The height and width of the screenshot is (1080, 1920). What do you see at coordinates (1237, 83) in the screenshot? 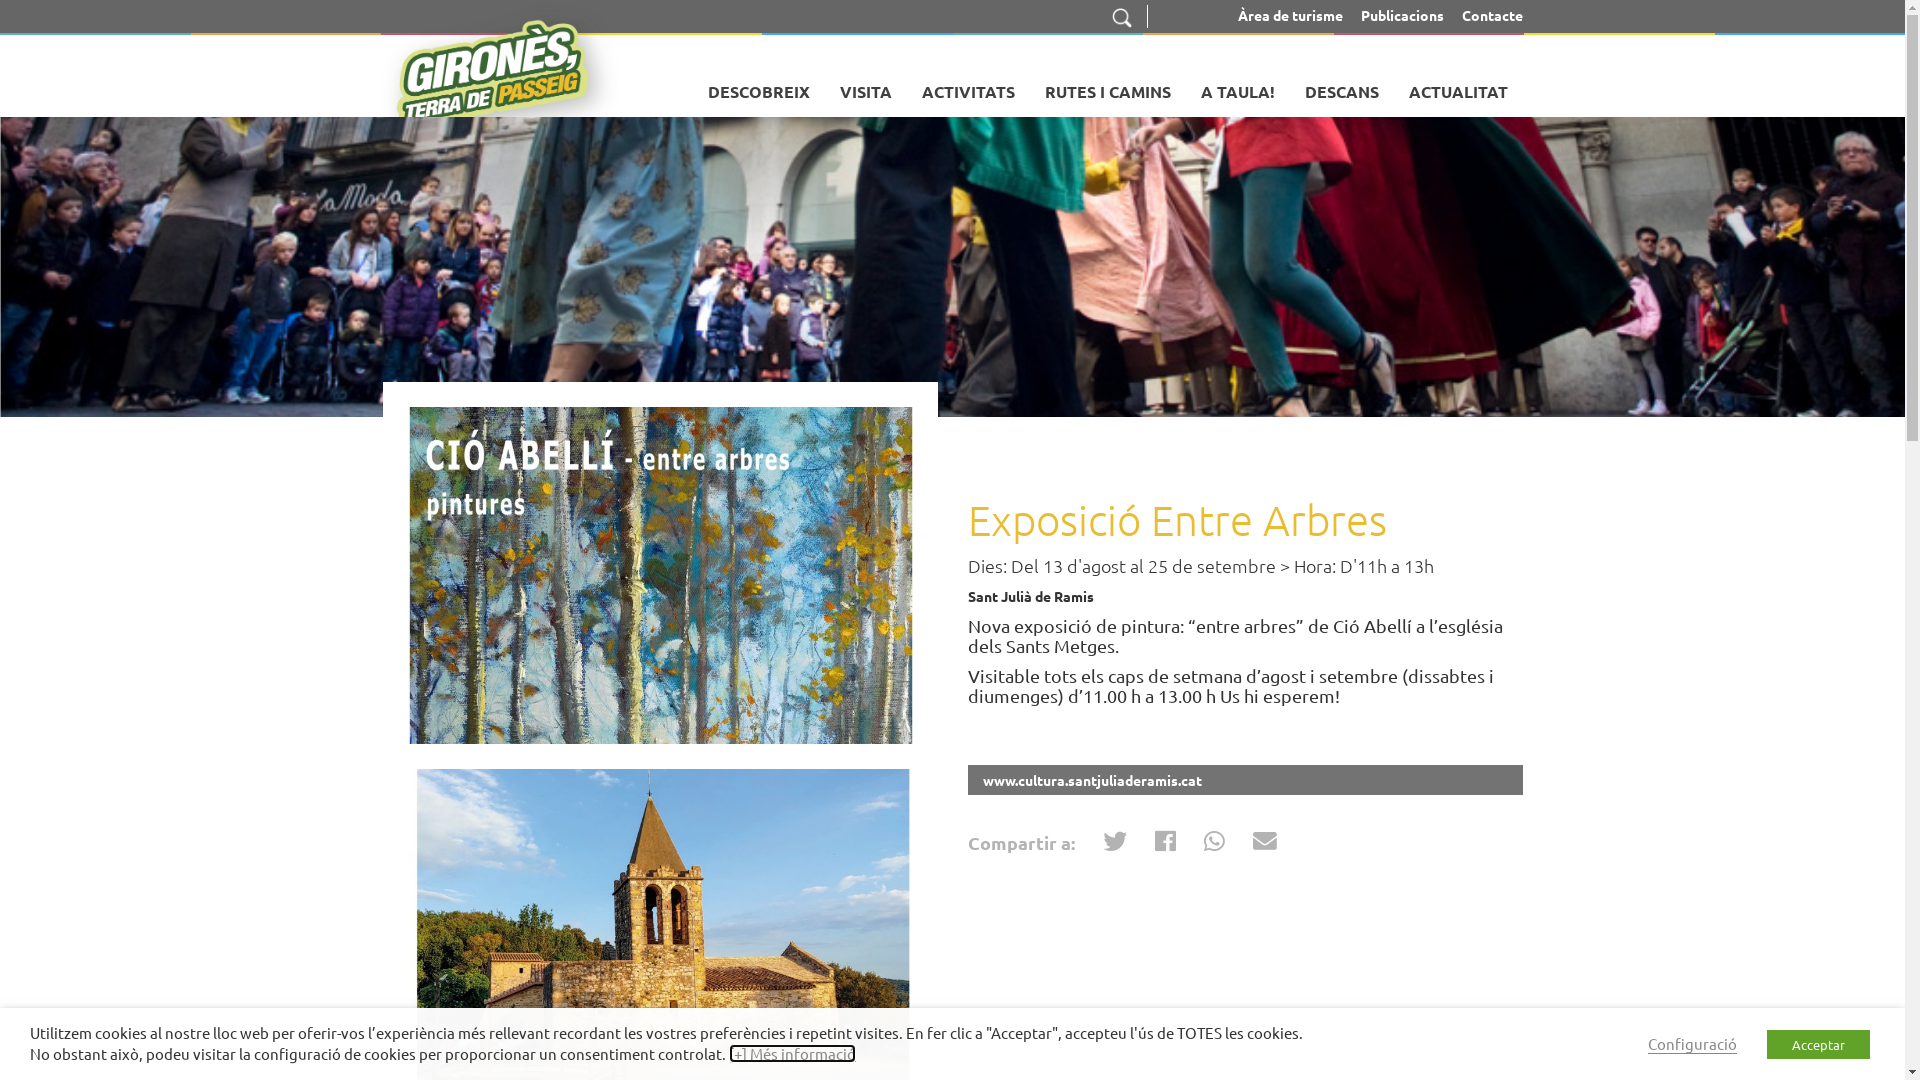
I see `'A TAULA!'` at bounding box center [1237, 83].